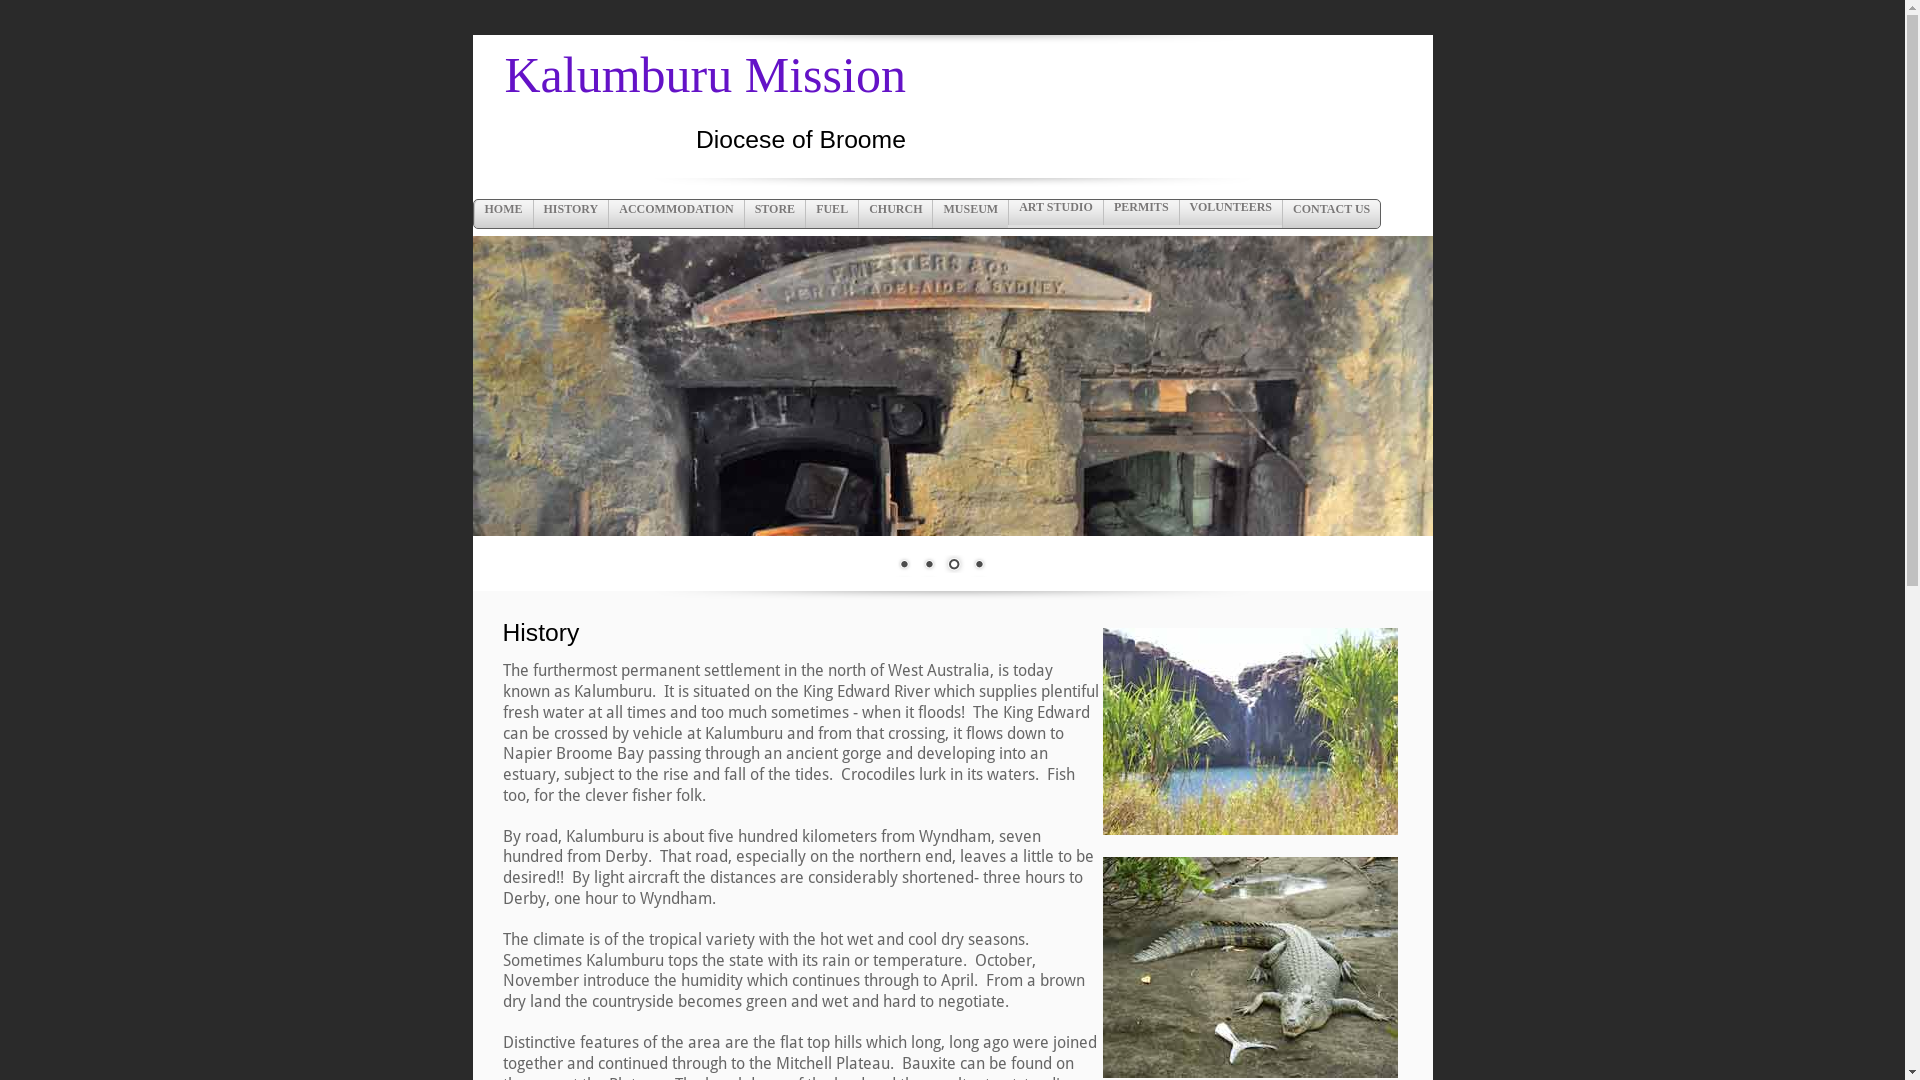  Describe the element at coordinates (952, 566) in the screenshot. I see `'3'` at that location.